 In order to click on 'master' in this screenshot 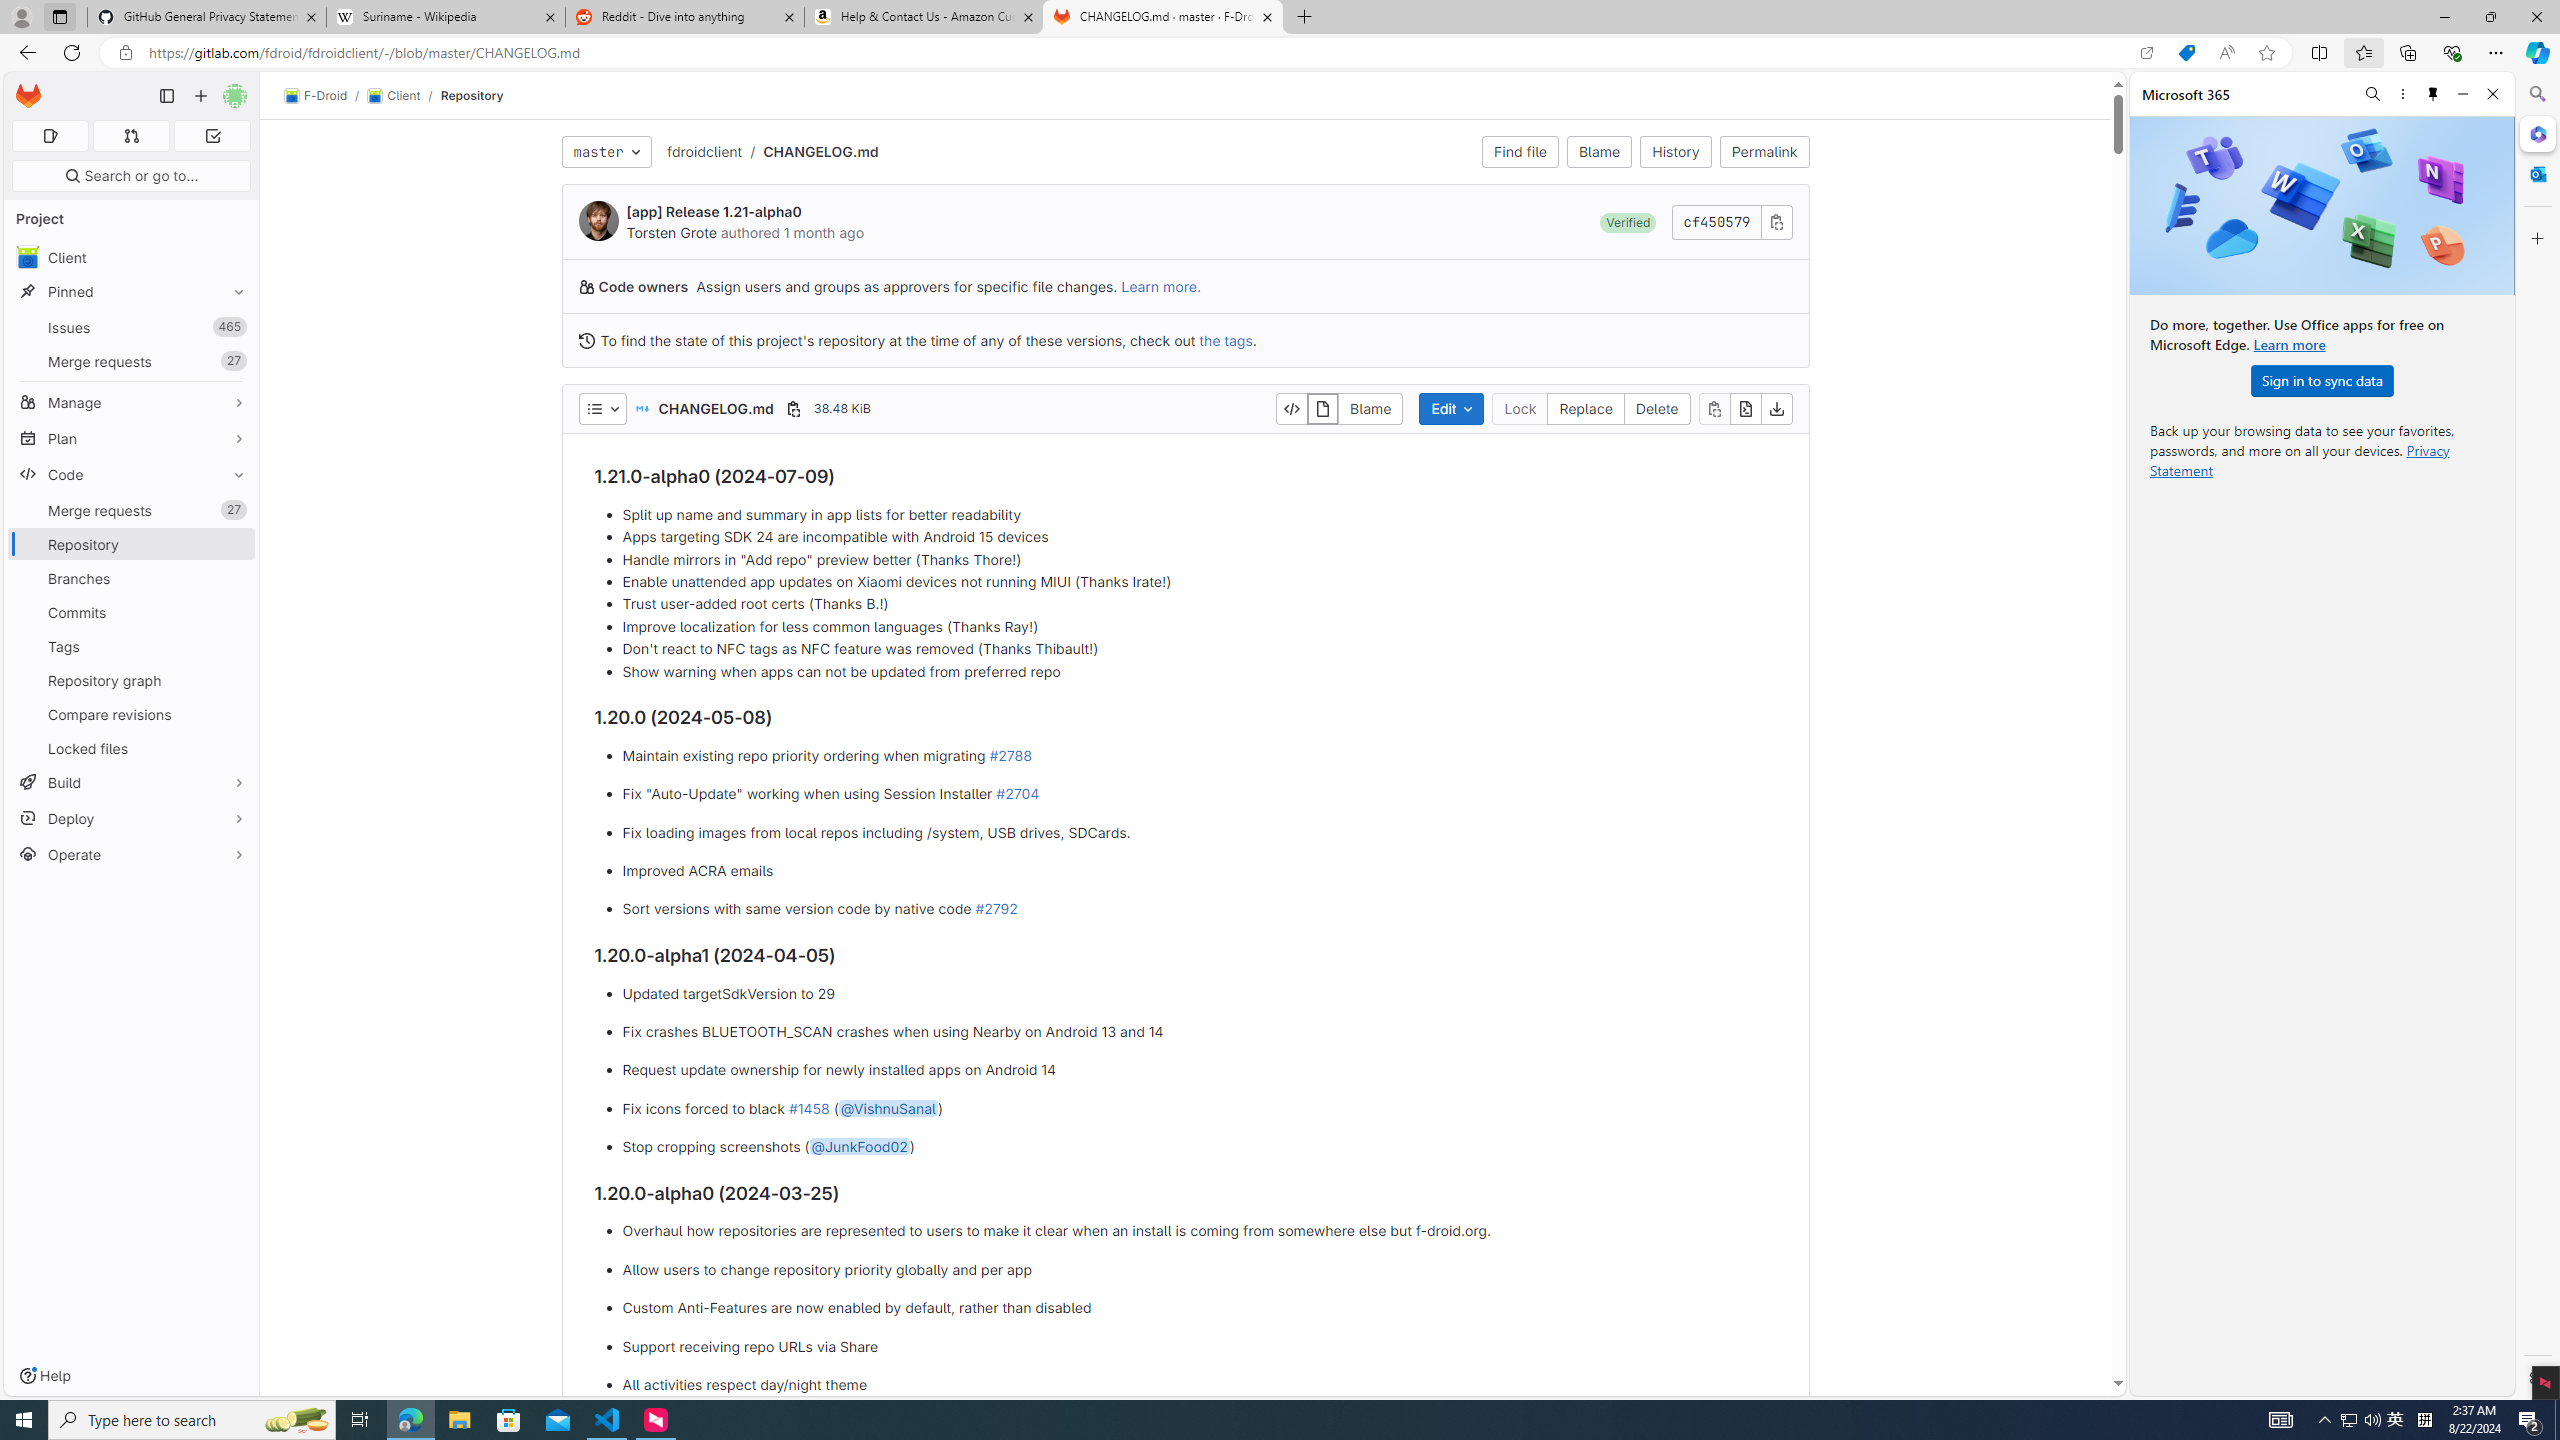, I will do `click(606, 150)`.